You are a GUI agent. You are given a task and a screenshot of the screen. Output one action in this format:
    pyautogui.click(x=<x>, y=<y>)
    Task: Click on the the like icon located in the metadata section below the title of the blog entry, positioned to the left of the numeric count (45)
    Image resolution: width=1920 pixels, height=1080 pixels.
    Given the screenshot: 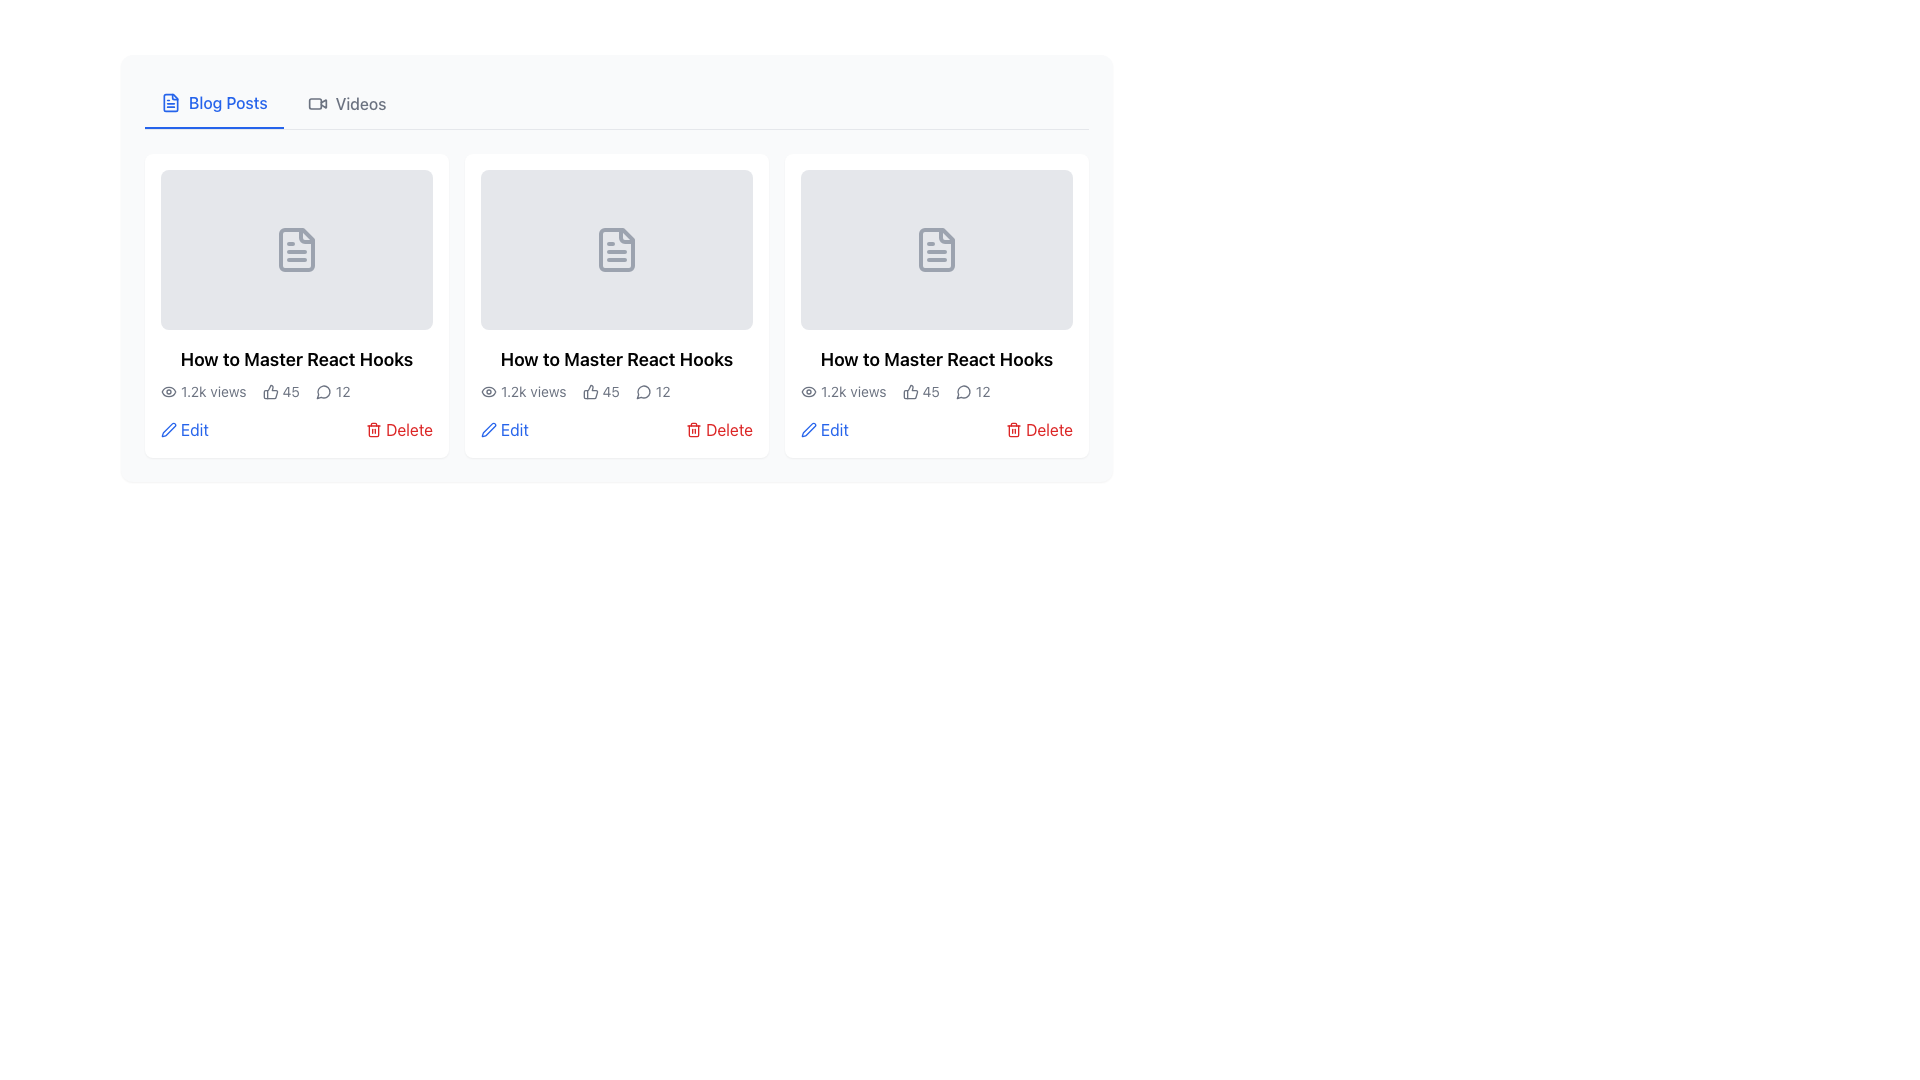 What is the action you would take?
    pyautogui.click(x=909, y=392)
    